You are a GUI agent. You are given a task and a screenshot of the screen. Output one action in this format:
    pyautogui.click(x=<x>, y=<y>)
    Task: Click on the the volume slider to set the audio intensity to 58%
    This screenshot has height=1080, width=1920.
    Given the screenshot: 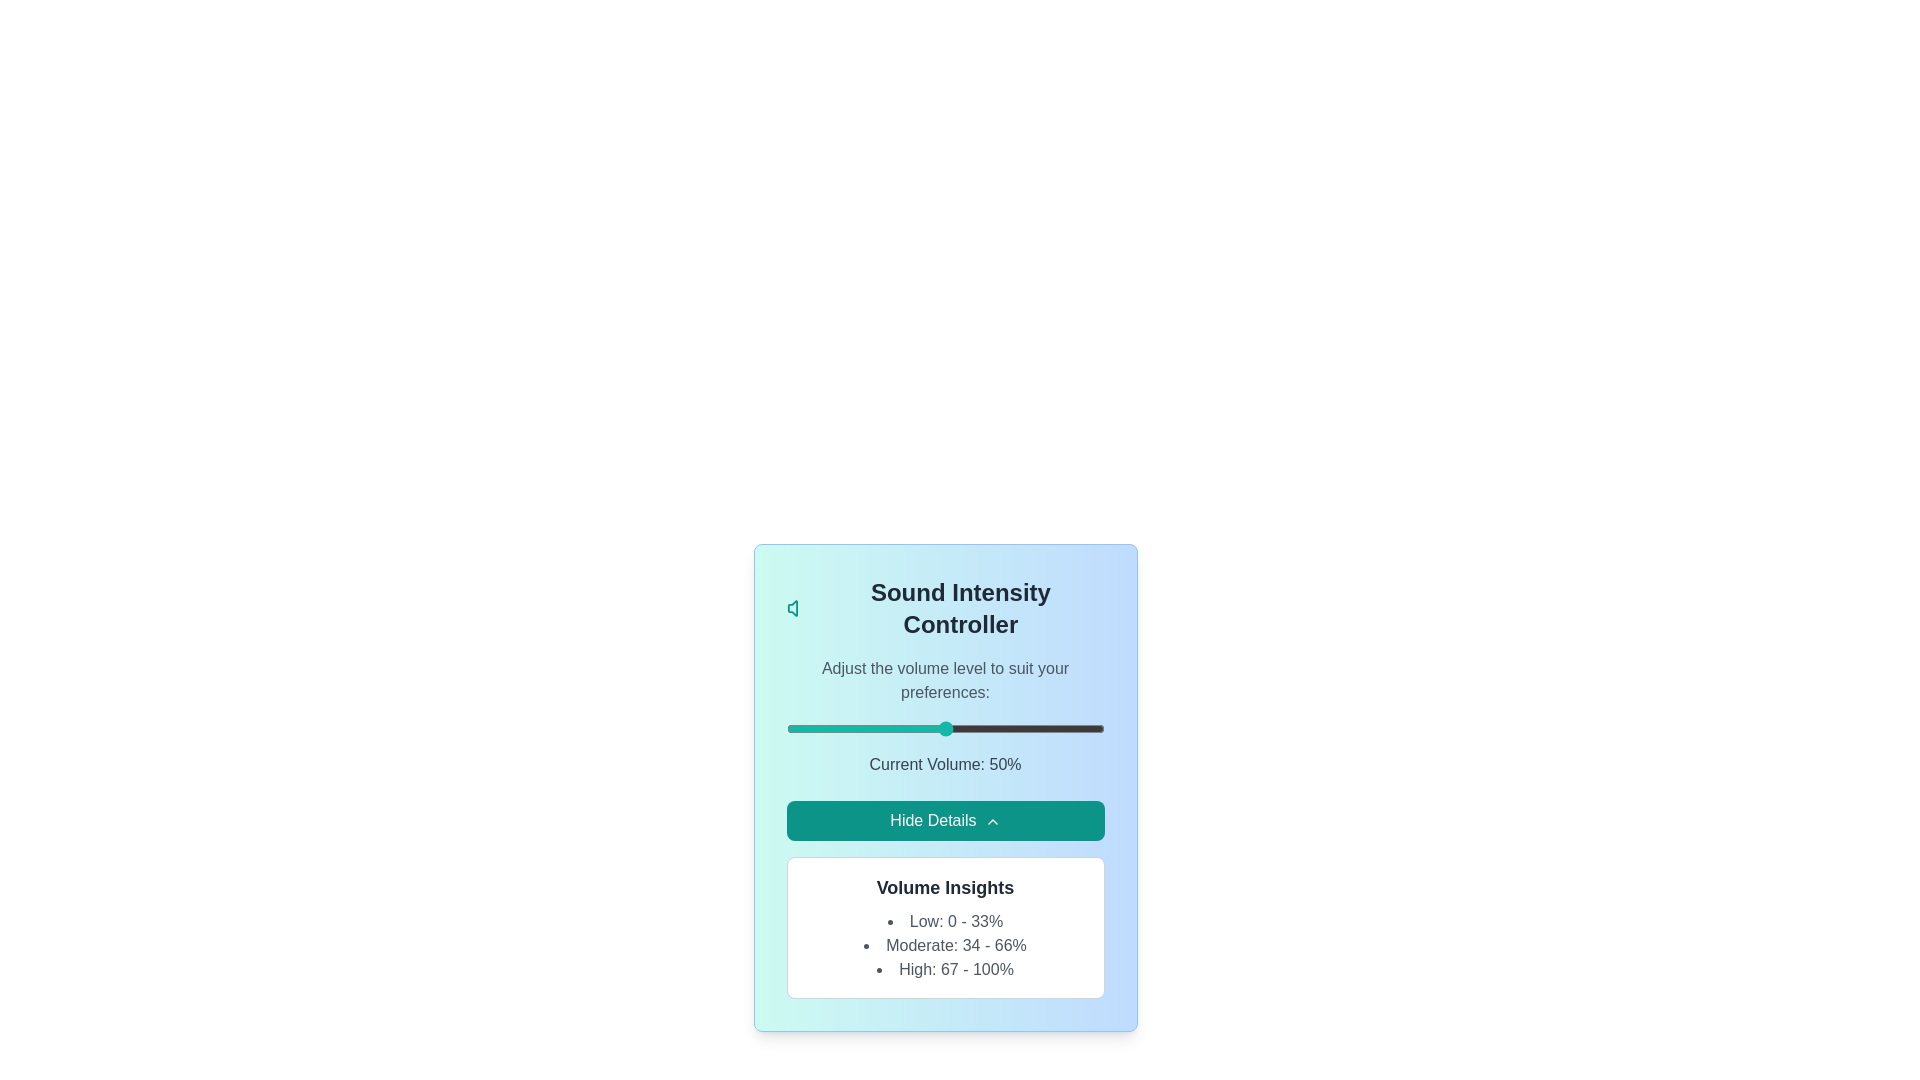 What is the action you would take?
    pyautogui.click(x=970, y=729)
    